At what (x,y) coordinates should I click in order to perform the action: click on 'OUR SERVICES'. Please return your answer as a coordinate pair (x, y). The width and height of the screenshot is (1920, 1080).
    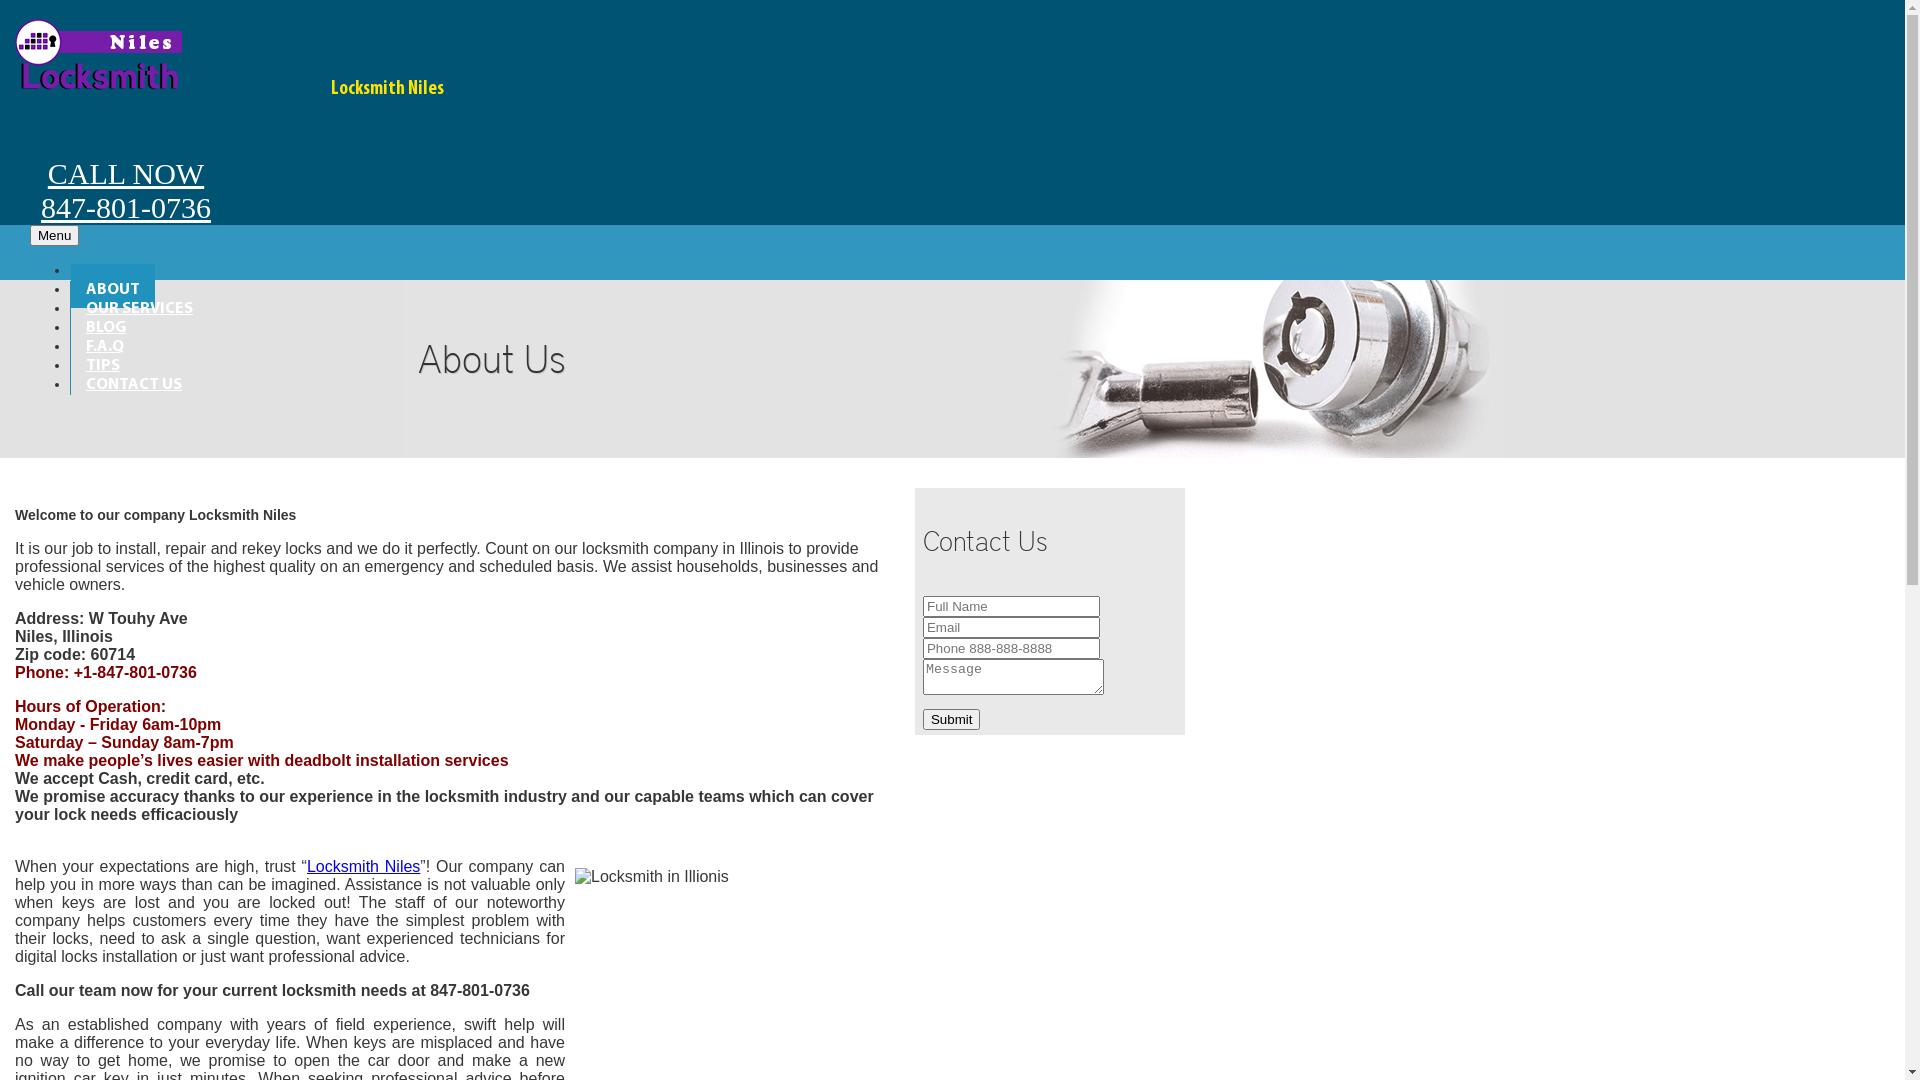
    Looking at the image, I should click on (71, 304).